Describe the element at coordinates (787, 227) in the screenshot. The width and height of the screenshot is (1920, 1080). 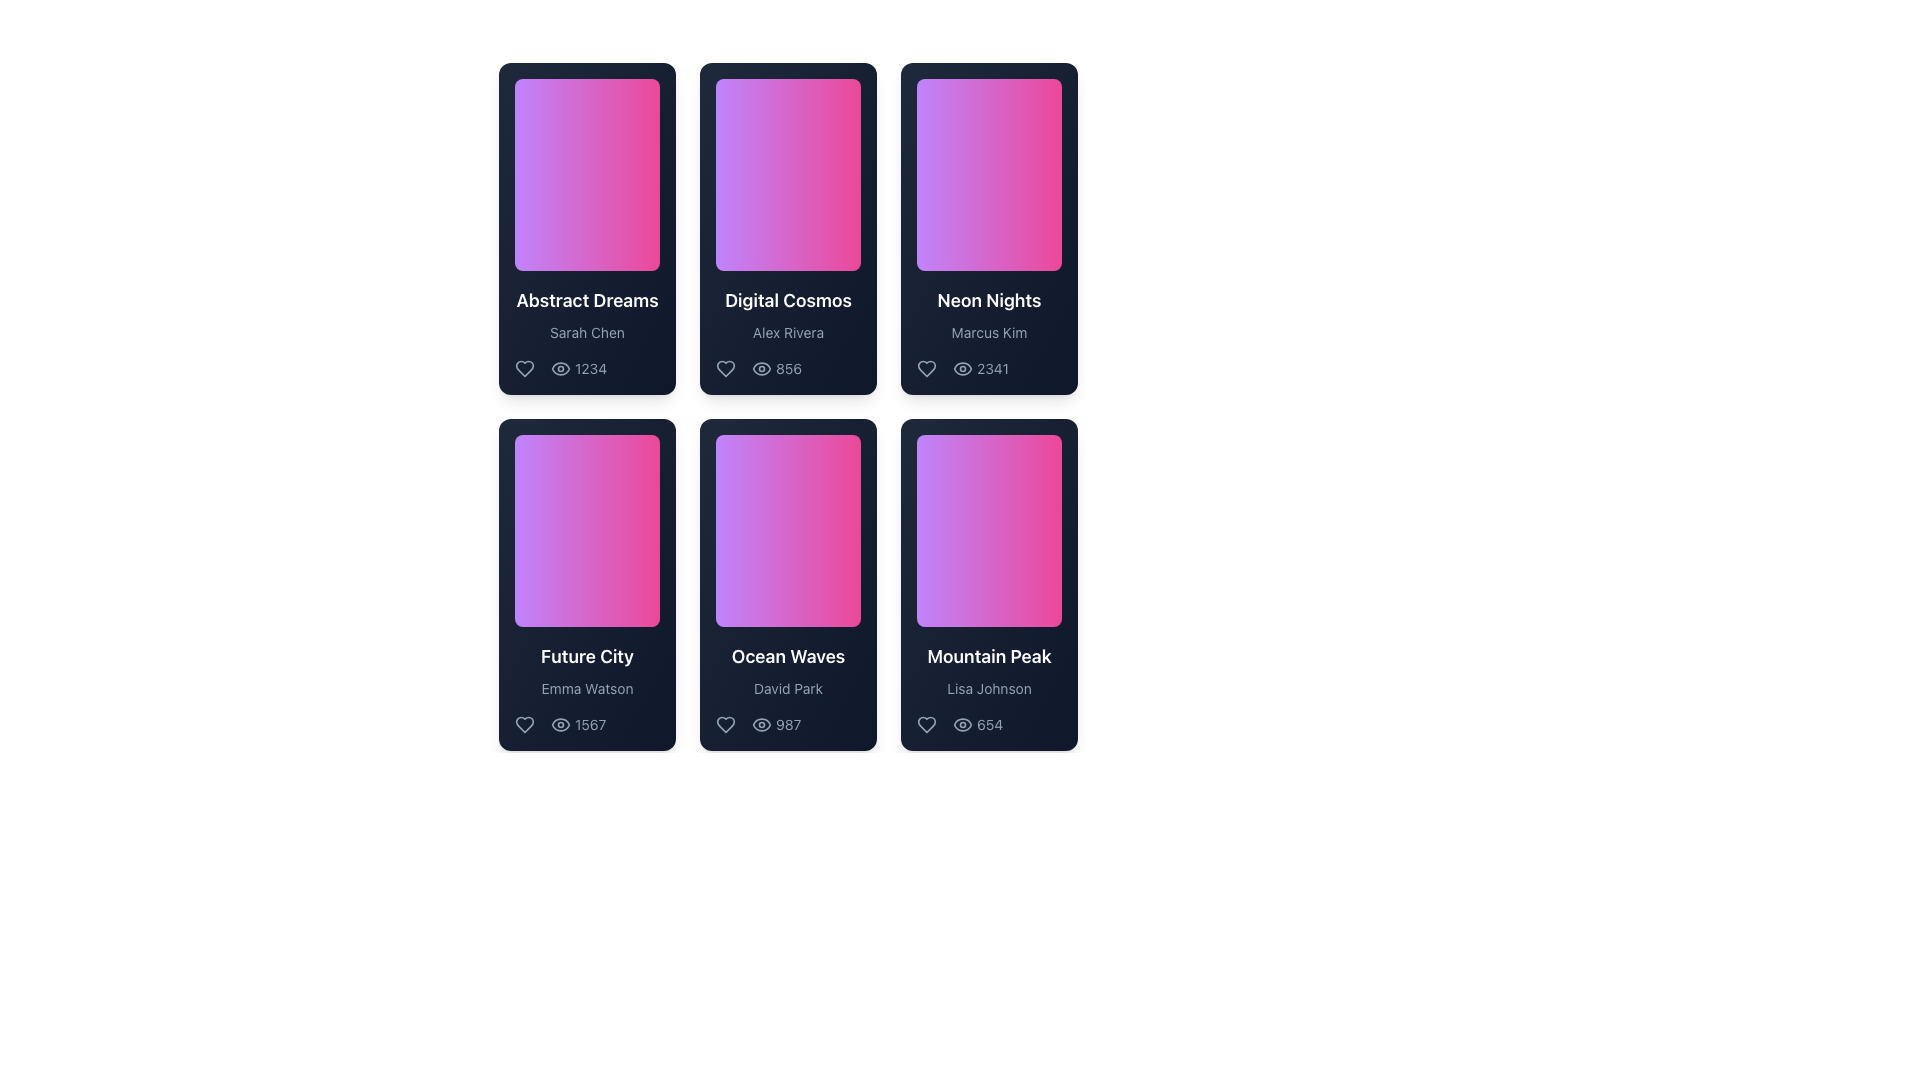
I see `to interact with the display card located in the second position of the top row, between the 'Abstract Dreams' and 'Neon Nights' panels` at that location.